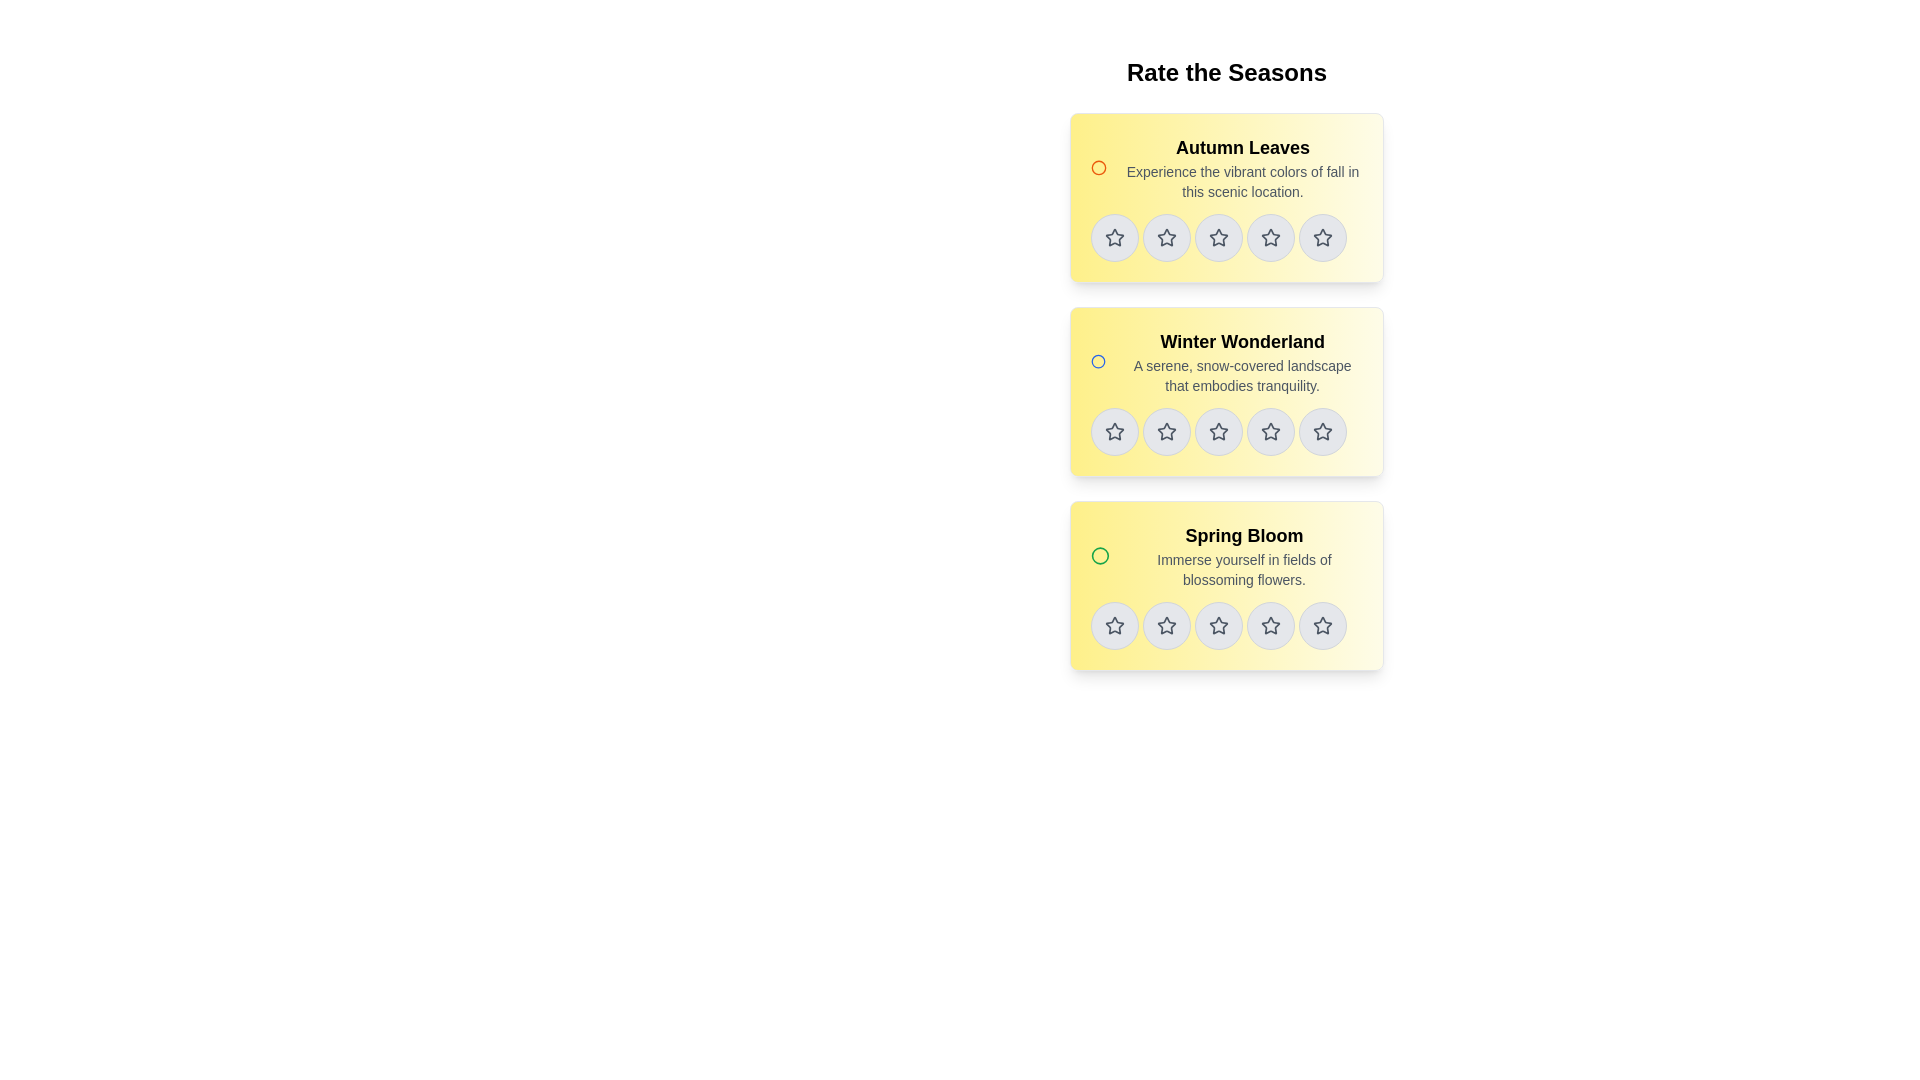 Image resolution: width=1920 pixels, height=1080 pixels. Describe the element at coordinates (1270, 237) in the screenshot. I see `on the fourth rating button in the rating row for 'Autumn Leaves'` at that location.